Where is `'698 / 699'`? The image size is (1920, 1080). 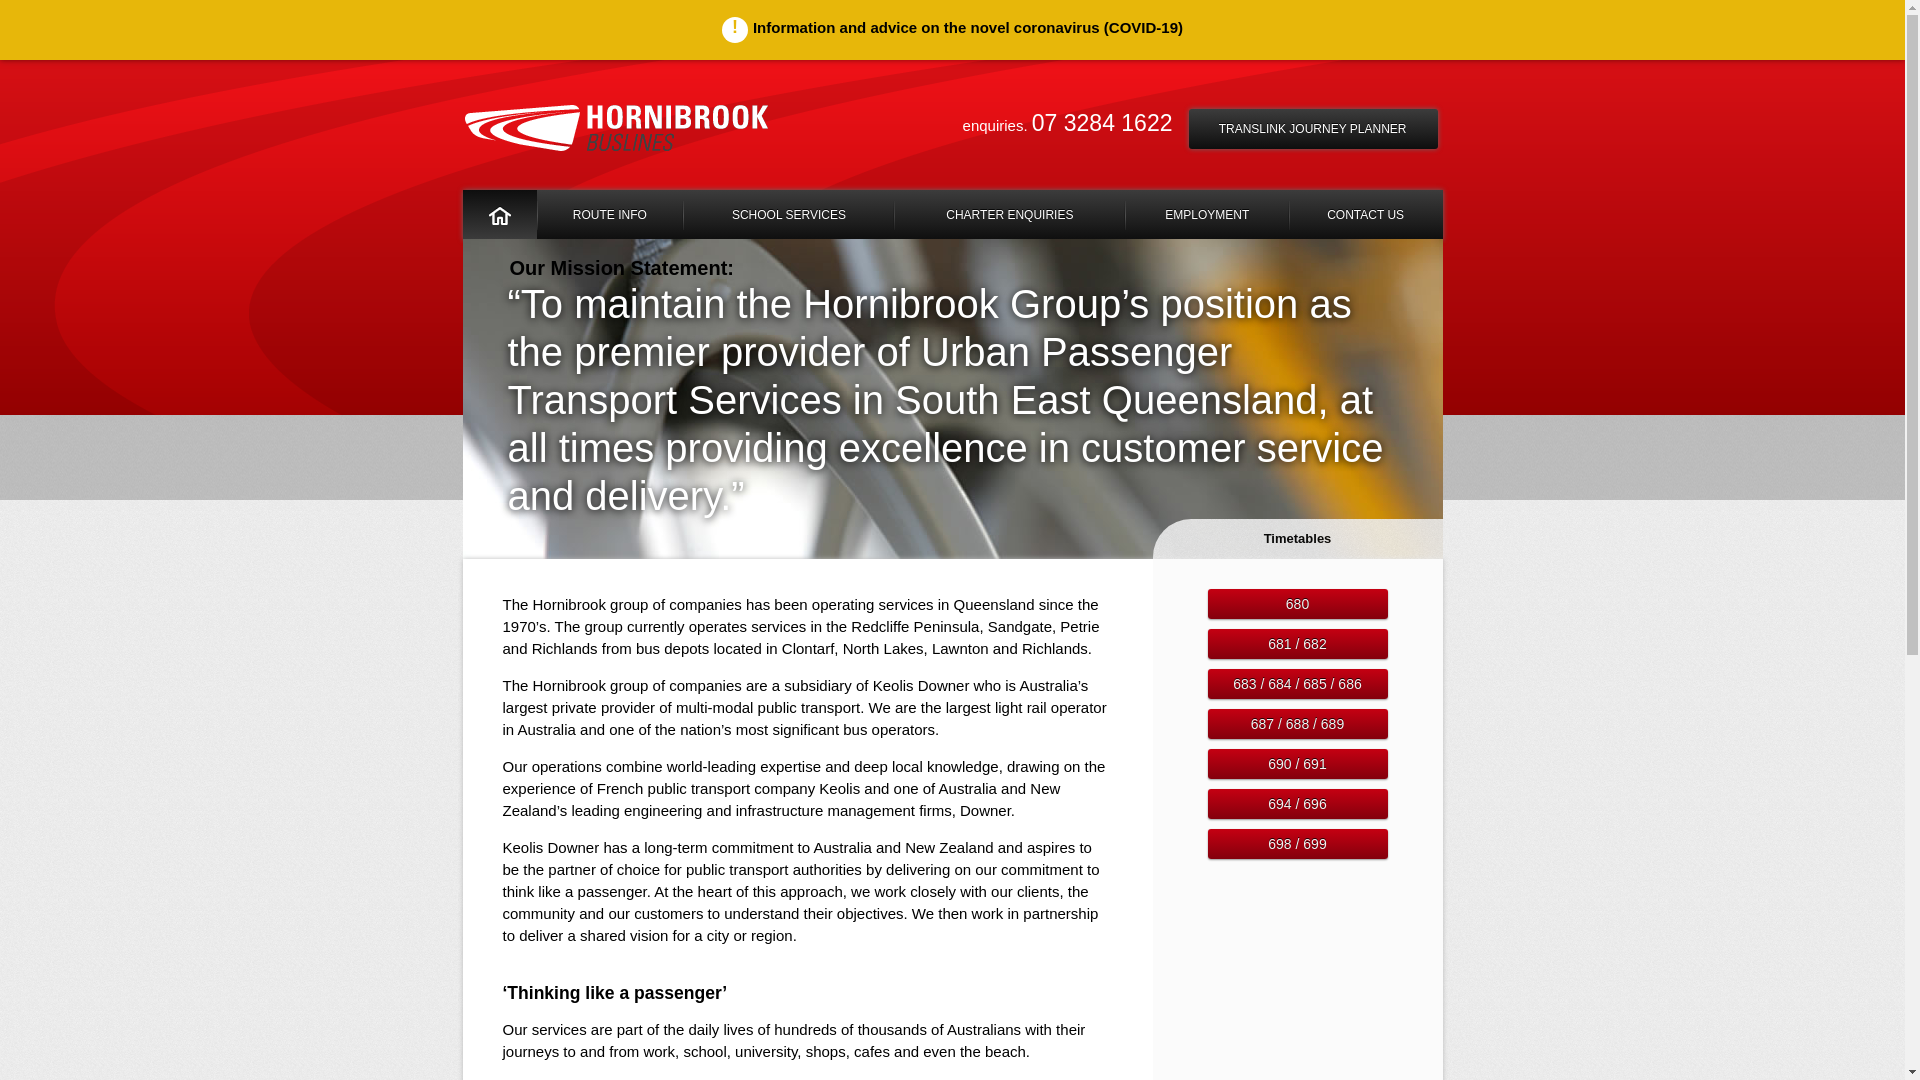 '698 / 699' is located at coordinates (1297, 844).